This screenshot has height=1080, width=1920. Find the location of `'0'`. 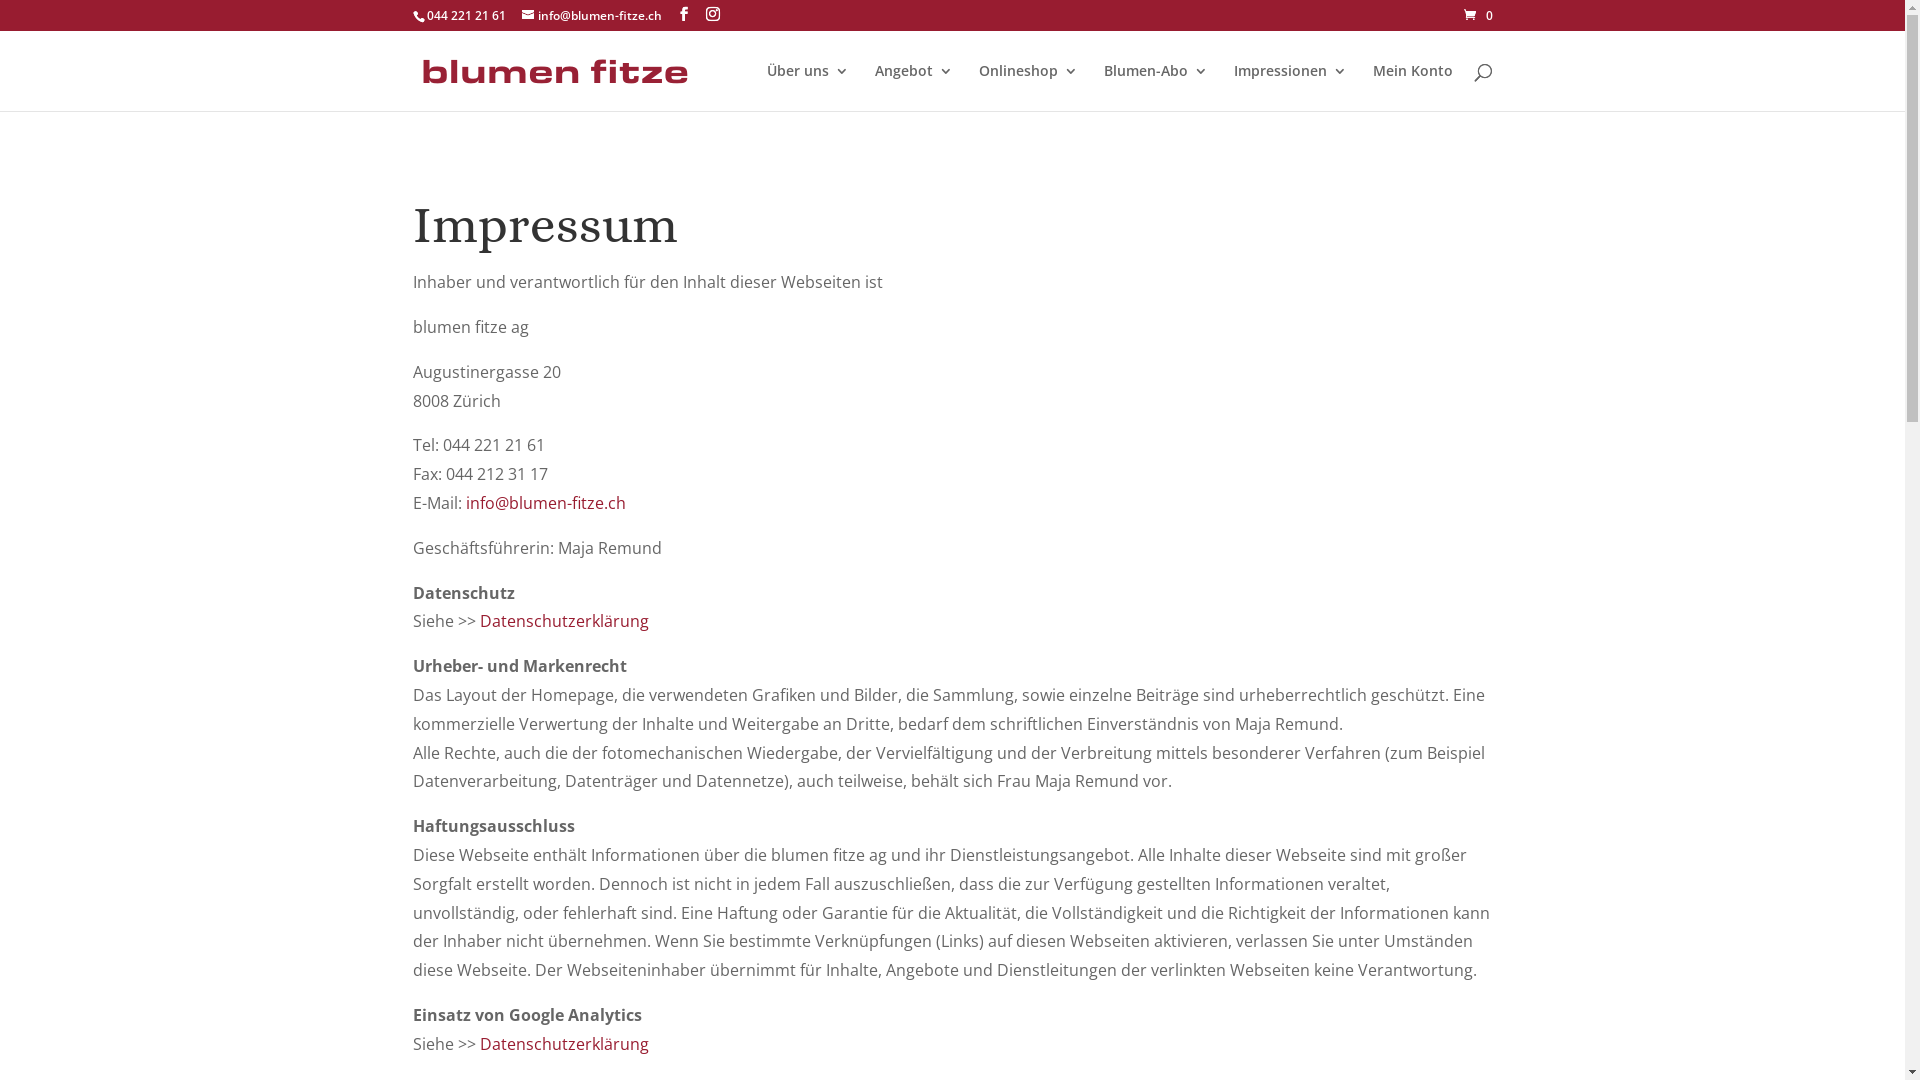

'0' is located at coordinates (1478, 15).